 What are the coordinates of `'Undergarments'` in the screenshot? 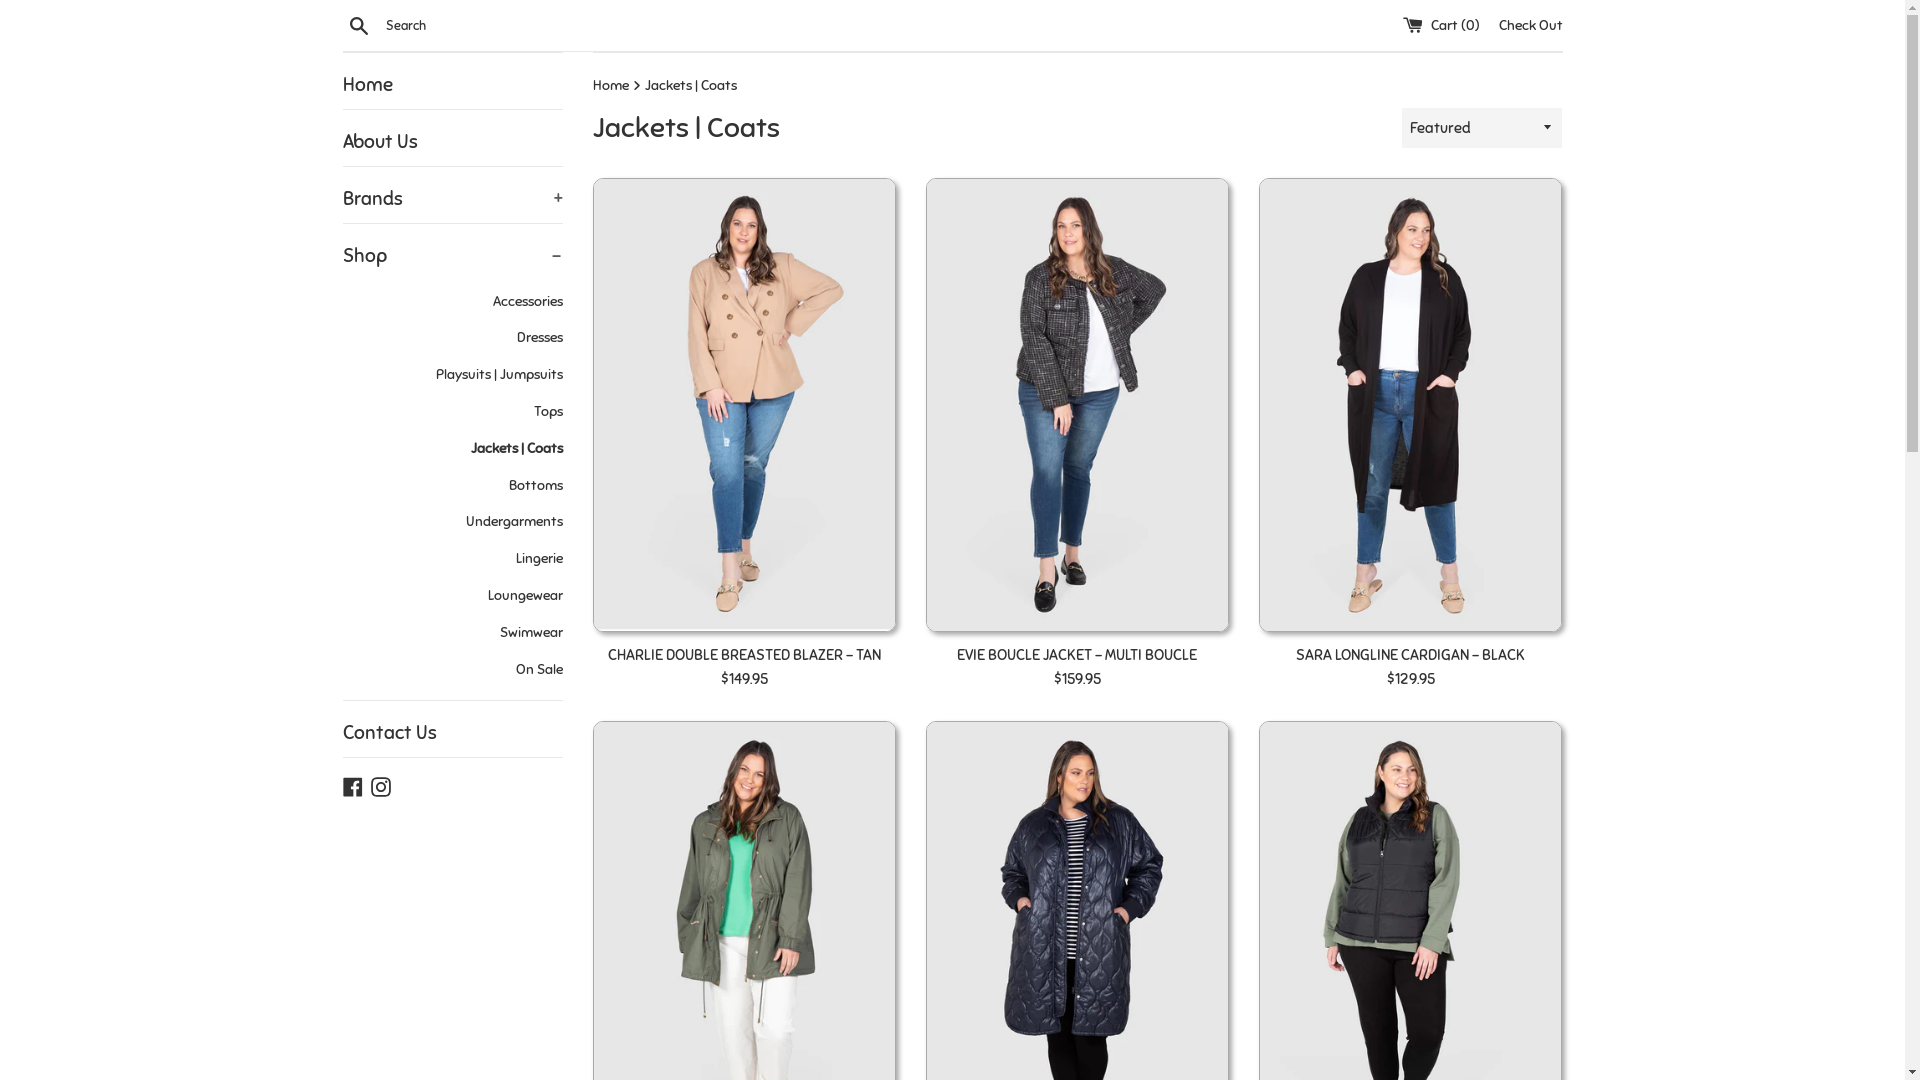 It's located at (450, 521).